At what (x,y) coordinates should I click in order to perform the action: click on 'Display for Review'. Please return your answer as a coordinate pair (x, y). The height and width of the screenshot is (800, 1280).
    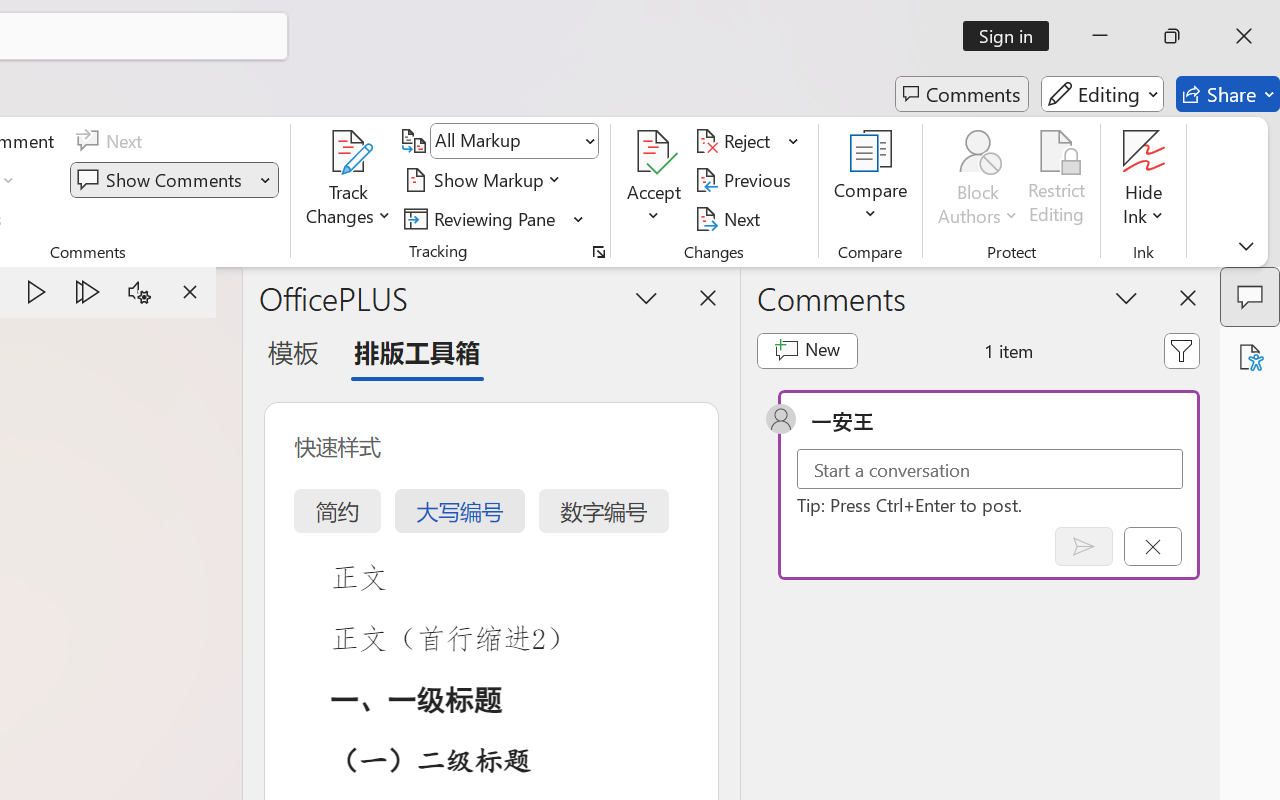
    Looking at the image, I should click on (514, 141).